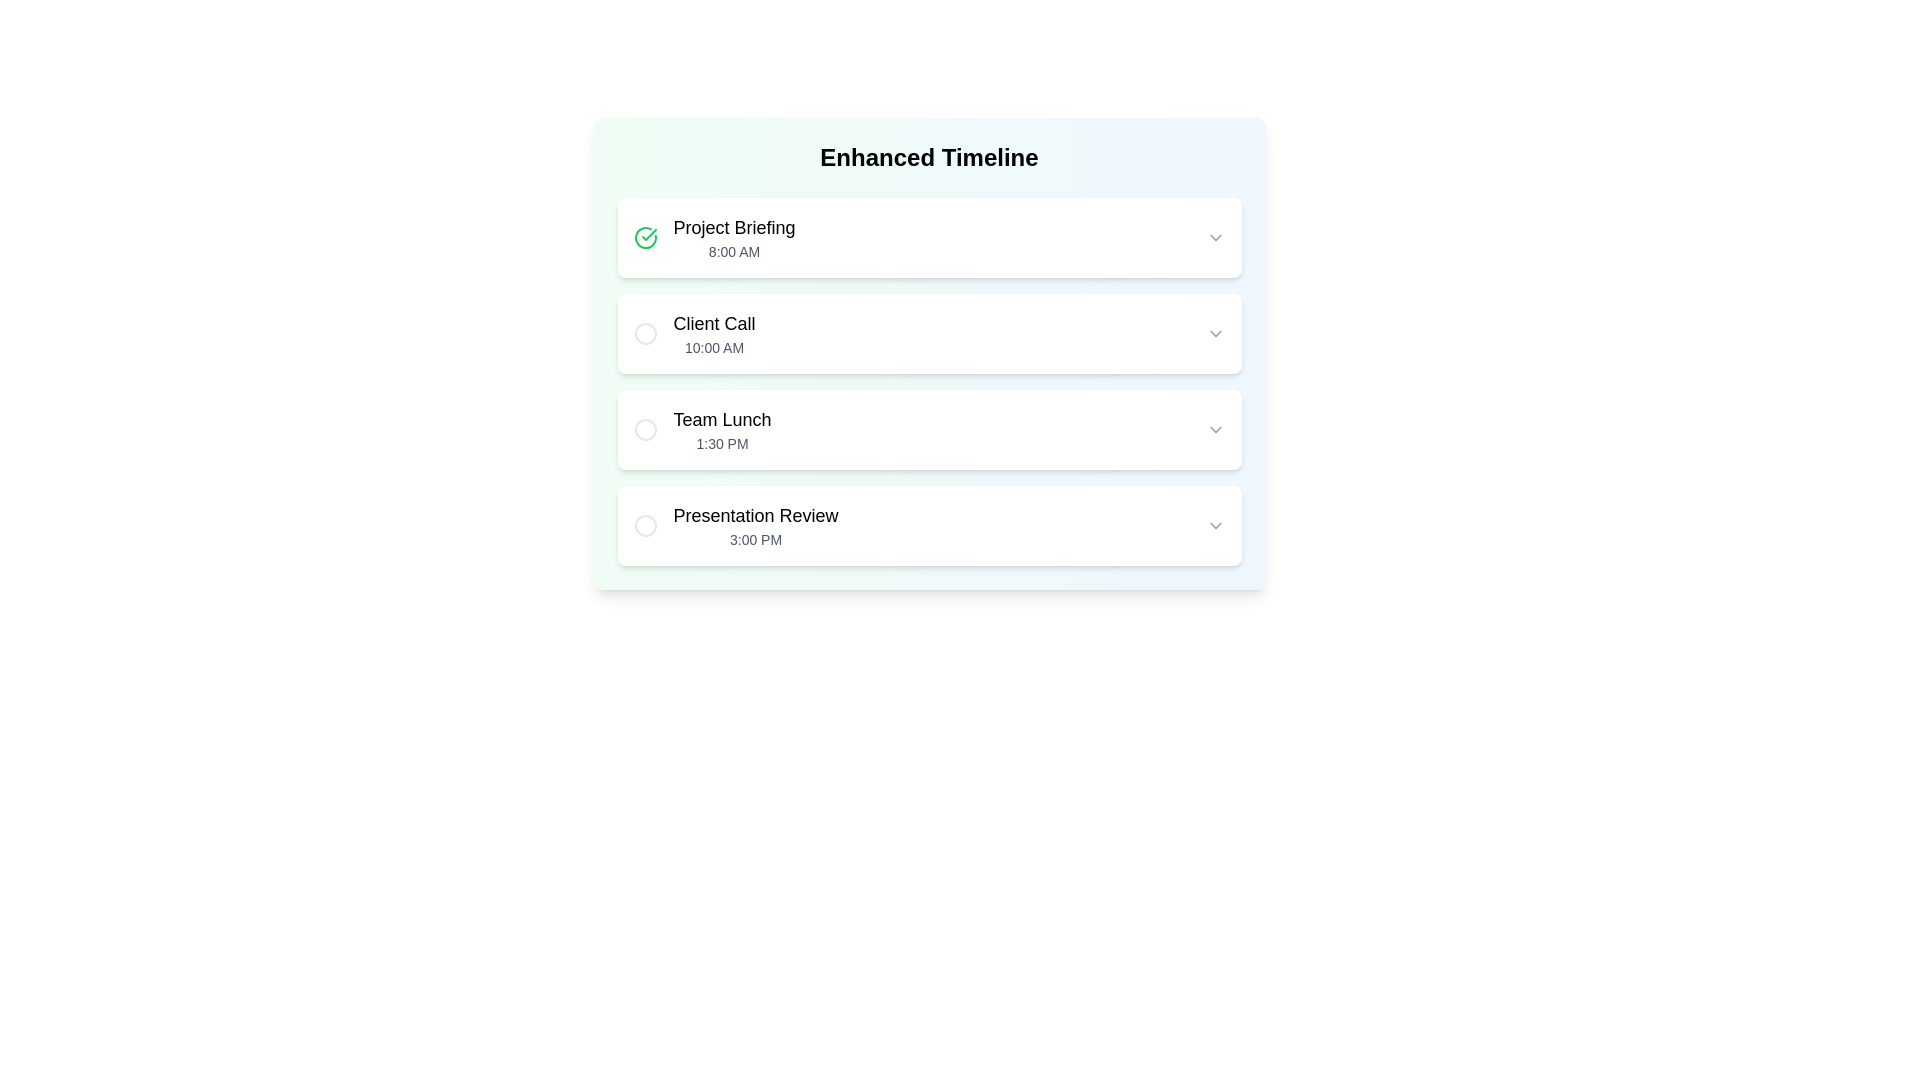 The height and width of the screenshot is (1080, 1920). What do you see at coordinates (645, 524) in the screenshot?
I see `the decorative Circle within the SVG graphic that indicates completion status in the timeline interface, located in the fourth row with 'Presentation Review' and '3:00 PM'` at bounding box center [645, 524].